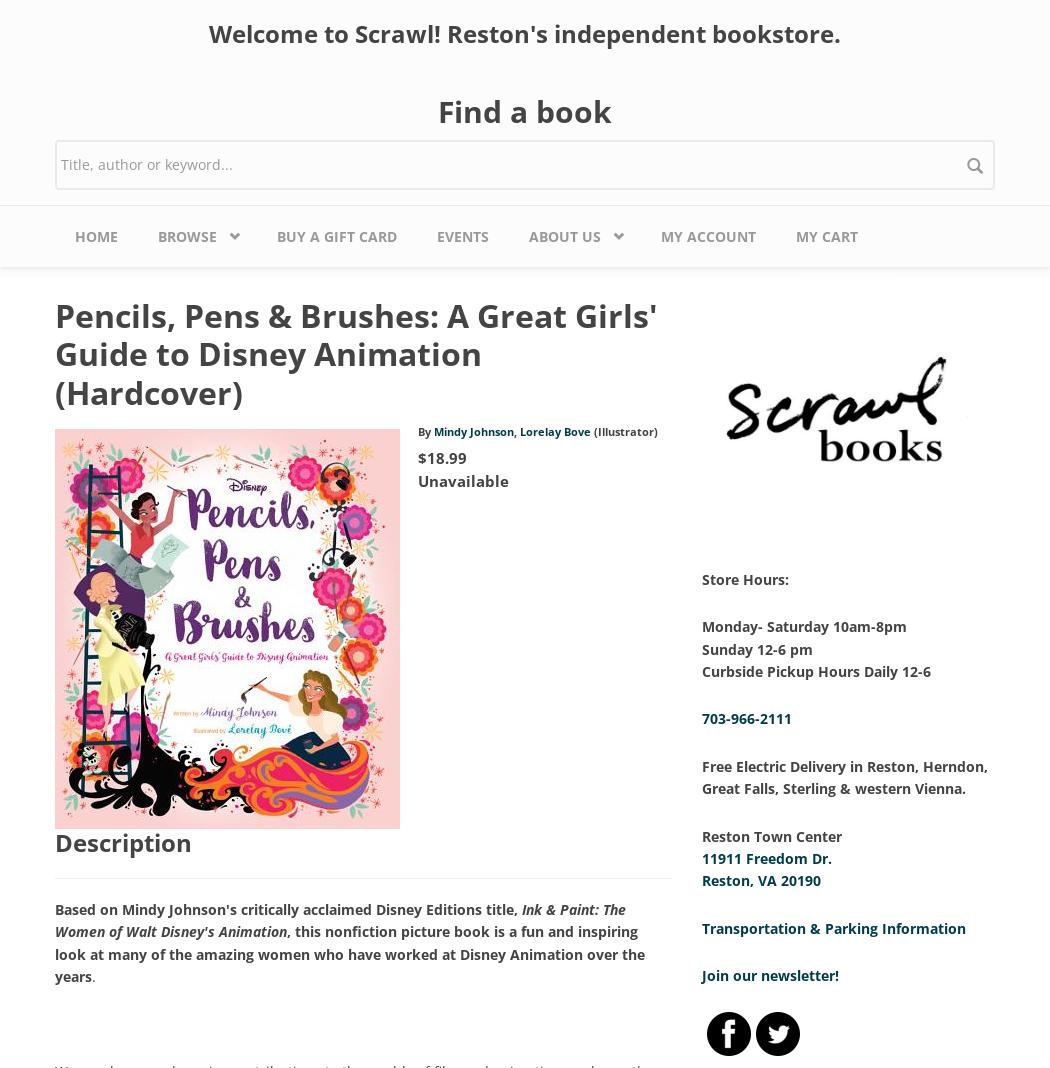 Image resolution: width=1050 pixels, height=1068 pixels. Describe the element at coordinates (745, 718) in the screenshot. I see `'703-966-2111'` at that location.